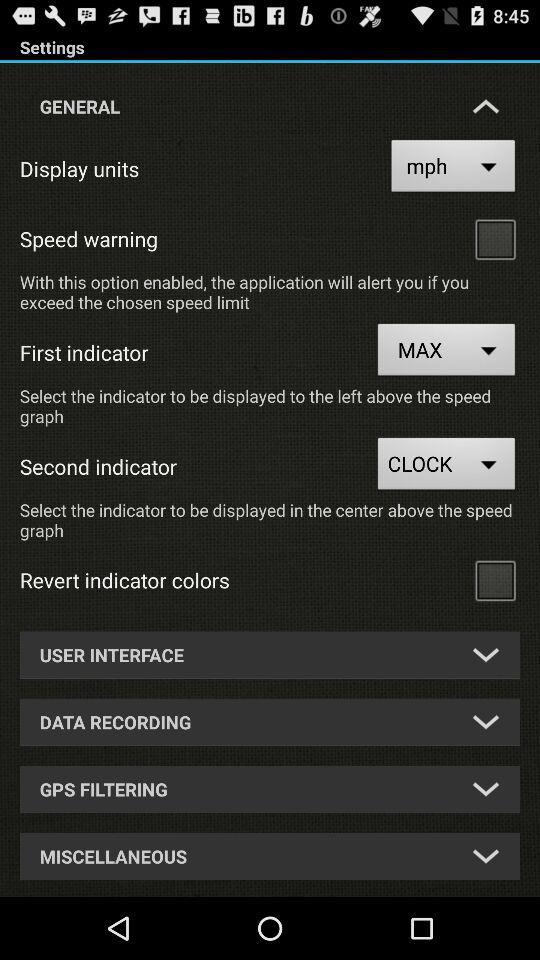 The height and width of the screenshot is (960, 540). What do you see at coordinates (485, 721) in the screenshot?
I see `drop down list of second option` at bounding box center [485, 721].